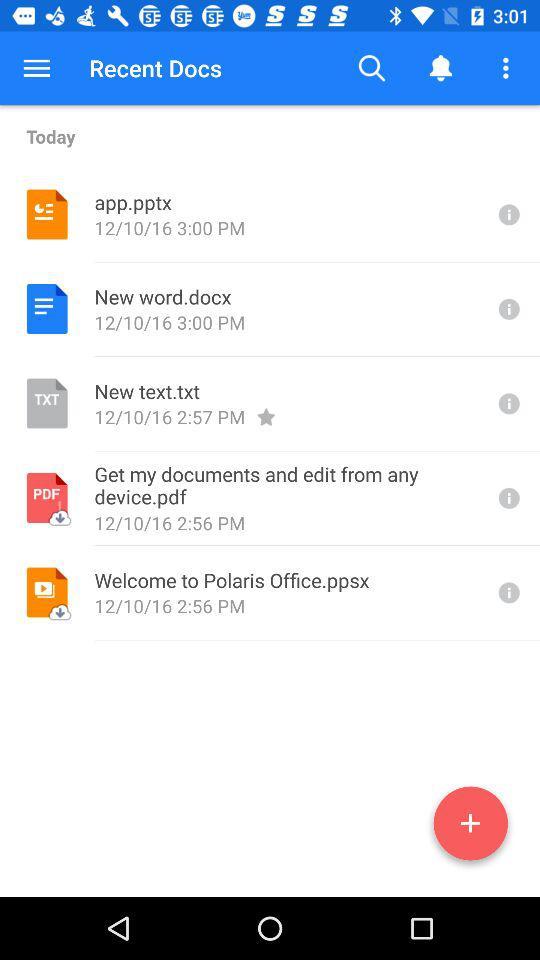  I want to click on a doc, so click(470, 827).